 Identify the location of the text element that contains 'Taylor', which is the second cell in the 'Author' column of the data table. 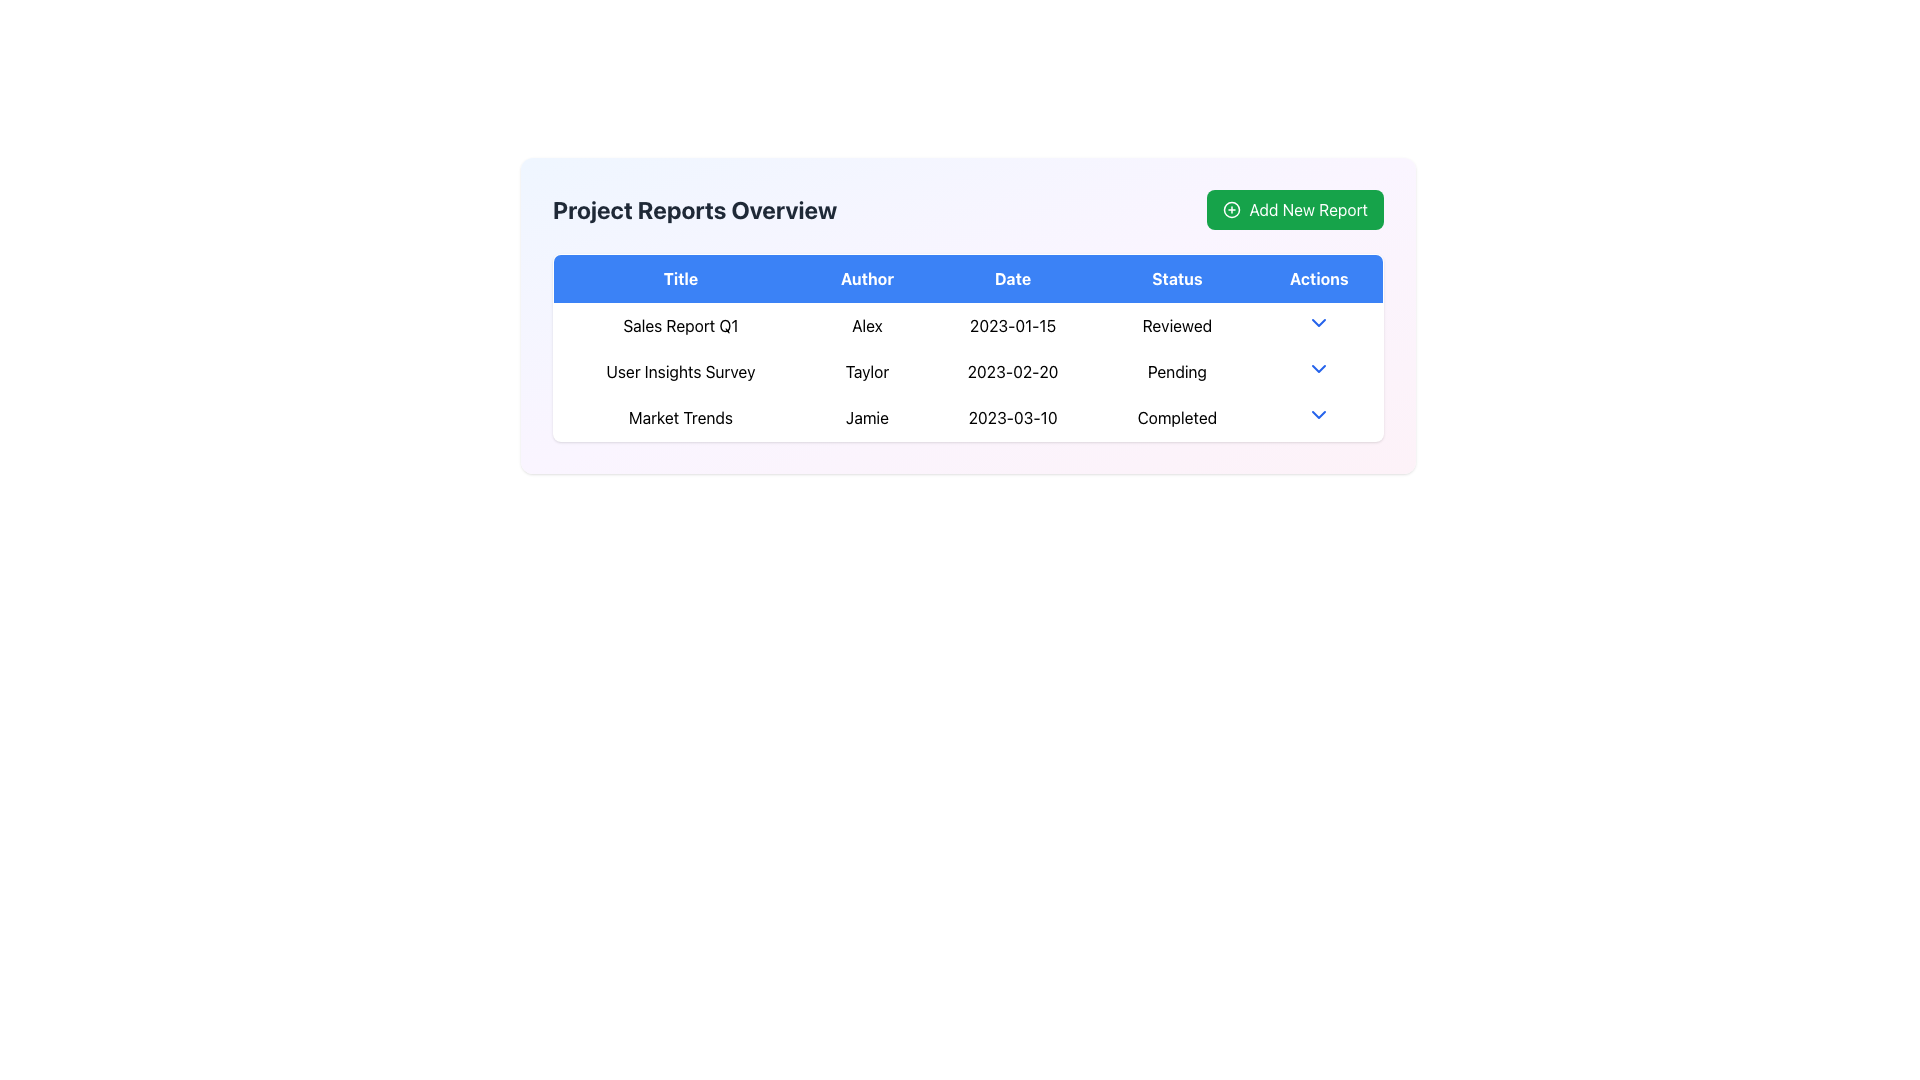
(867, 371).